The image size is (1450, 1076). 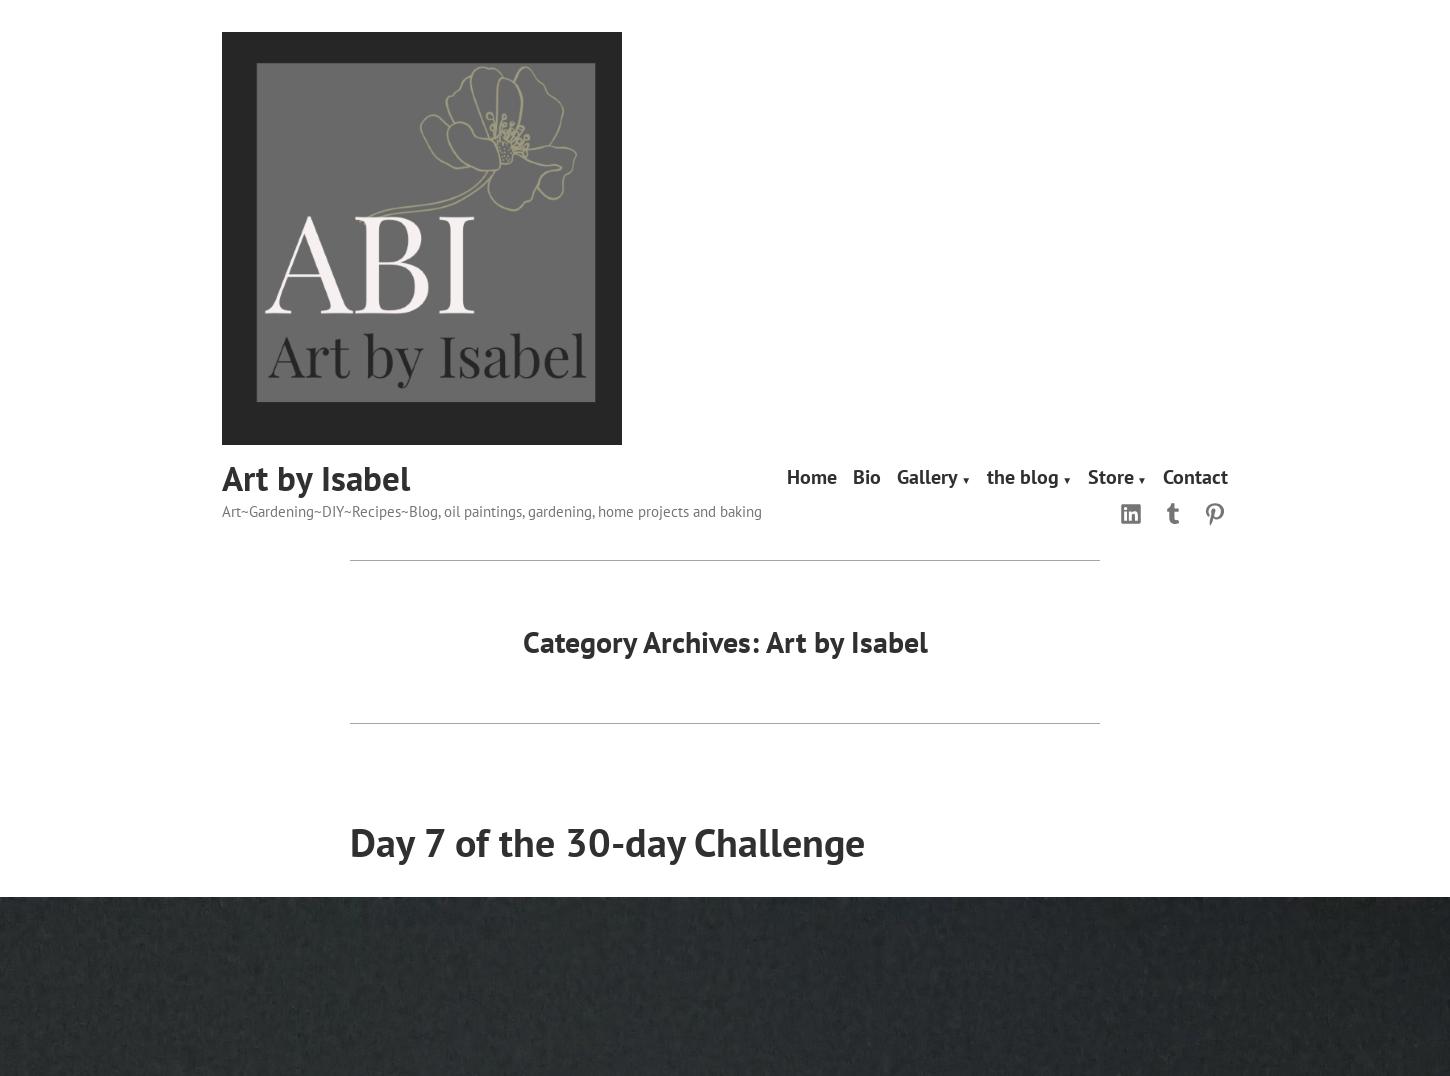 What do you see at coordinates (926, 475) in the screenshot?
I see `'Gallery'` at bounding box center [926, 475].